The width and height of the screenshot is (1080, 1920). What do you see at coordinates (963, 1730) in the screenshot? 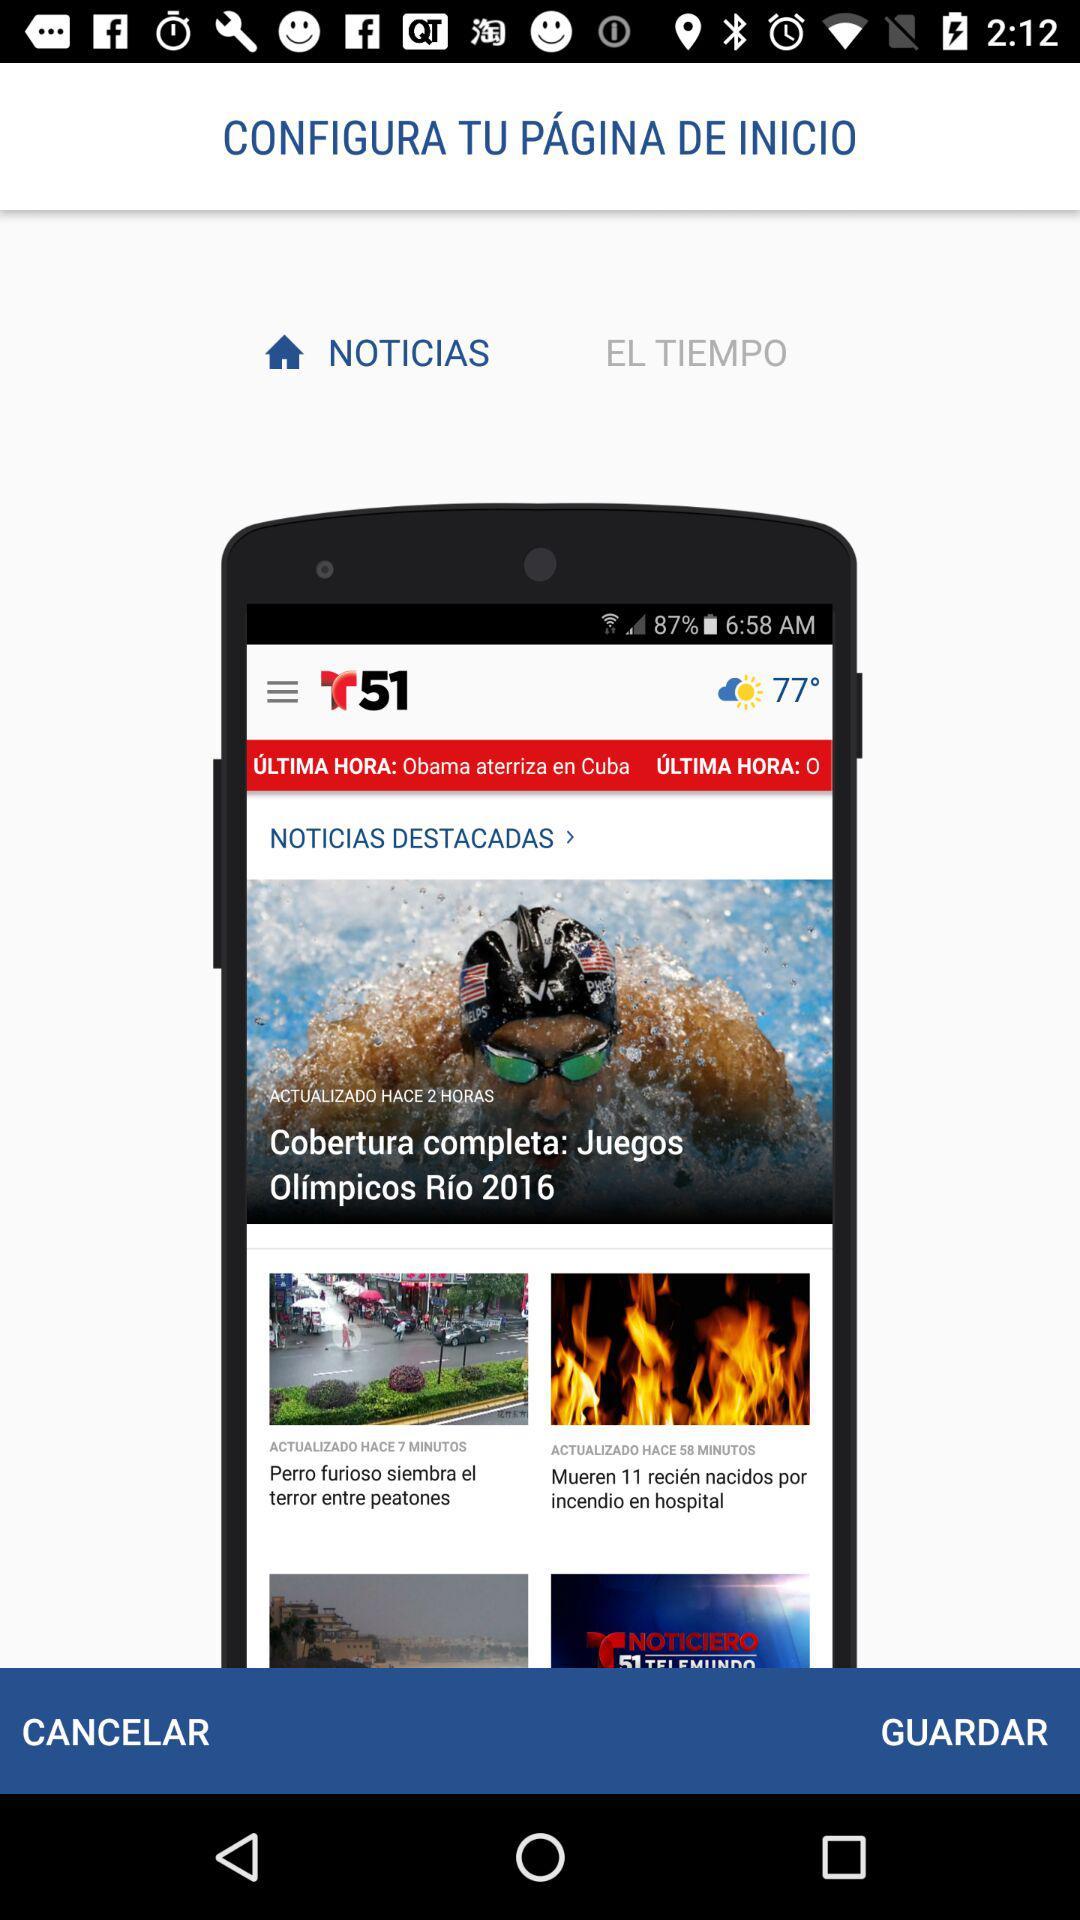
I see `icon next to cancelar item` at bounding box center [963, 1730].